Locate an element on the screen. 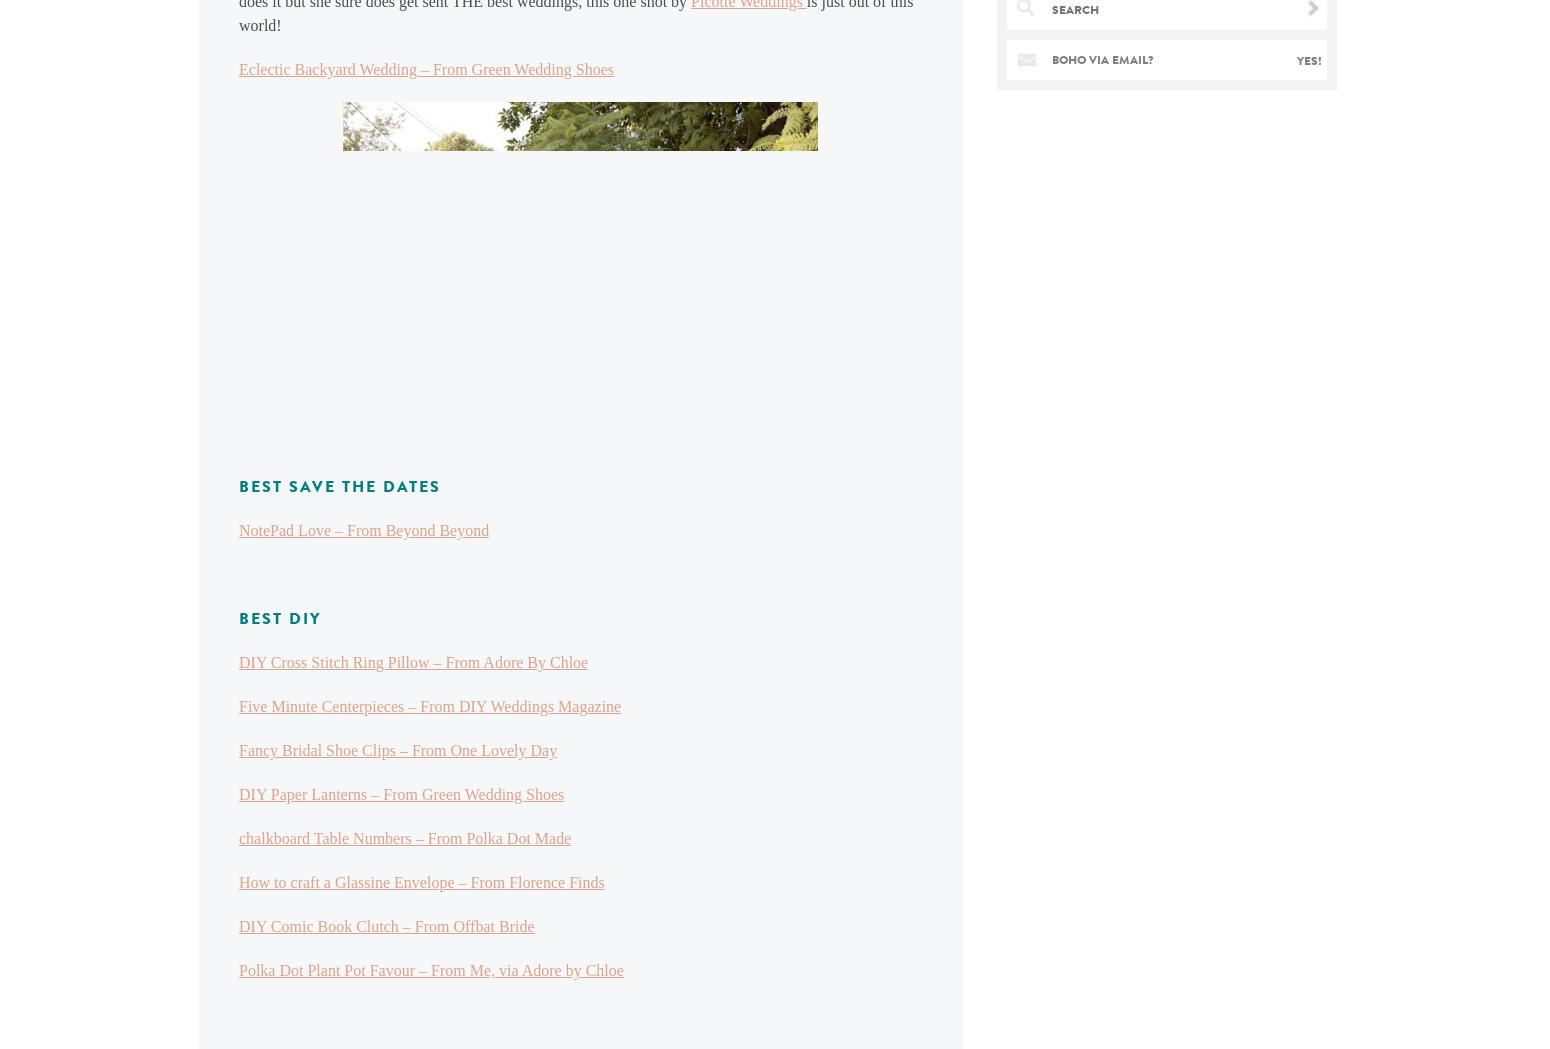 The height and width of the screenshot is (1049, 1550). 'How to craft a Glassine Envelope – From Florence Finds' is located at coordinates (421, 882).